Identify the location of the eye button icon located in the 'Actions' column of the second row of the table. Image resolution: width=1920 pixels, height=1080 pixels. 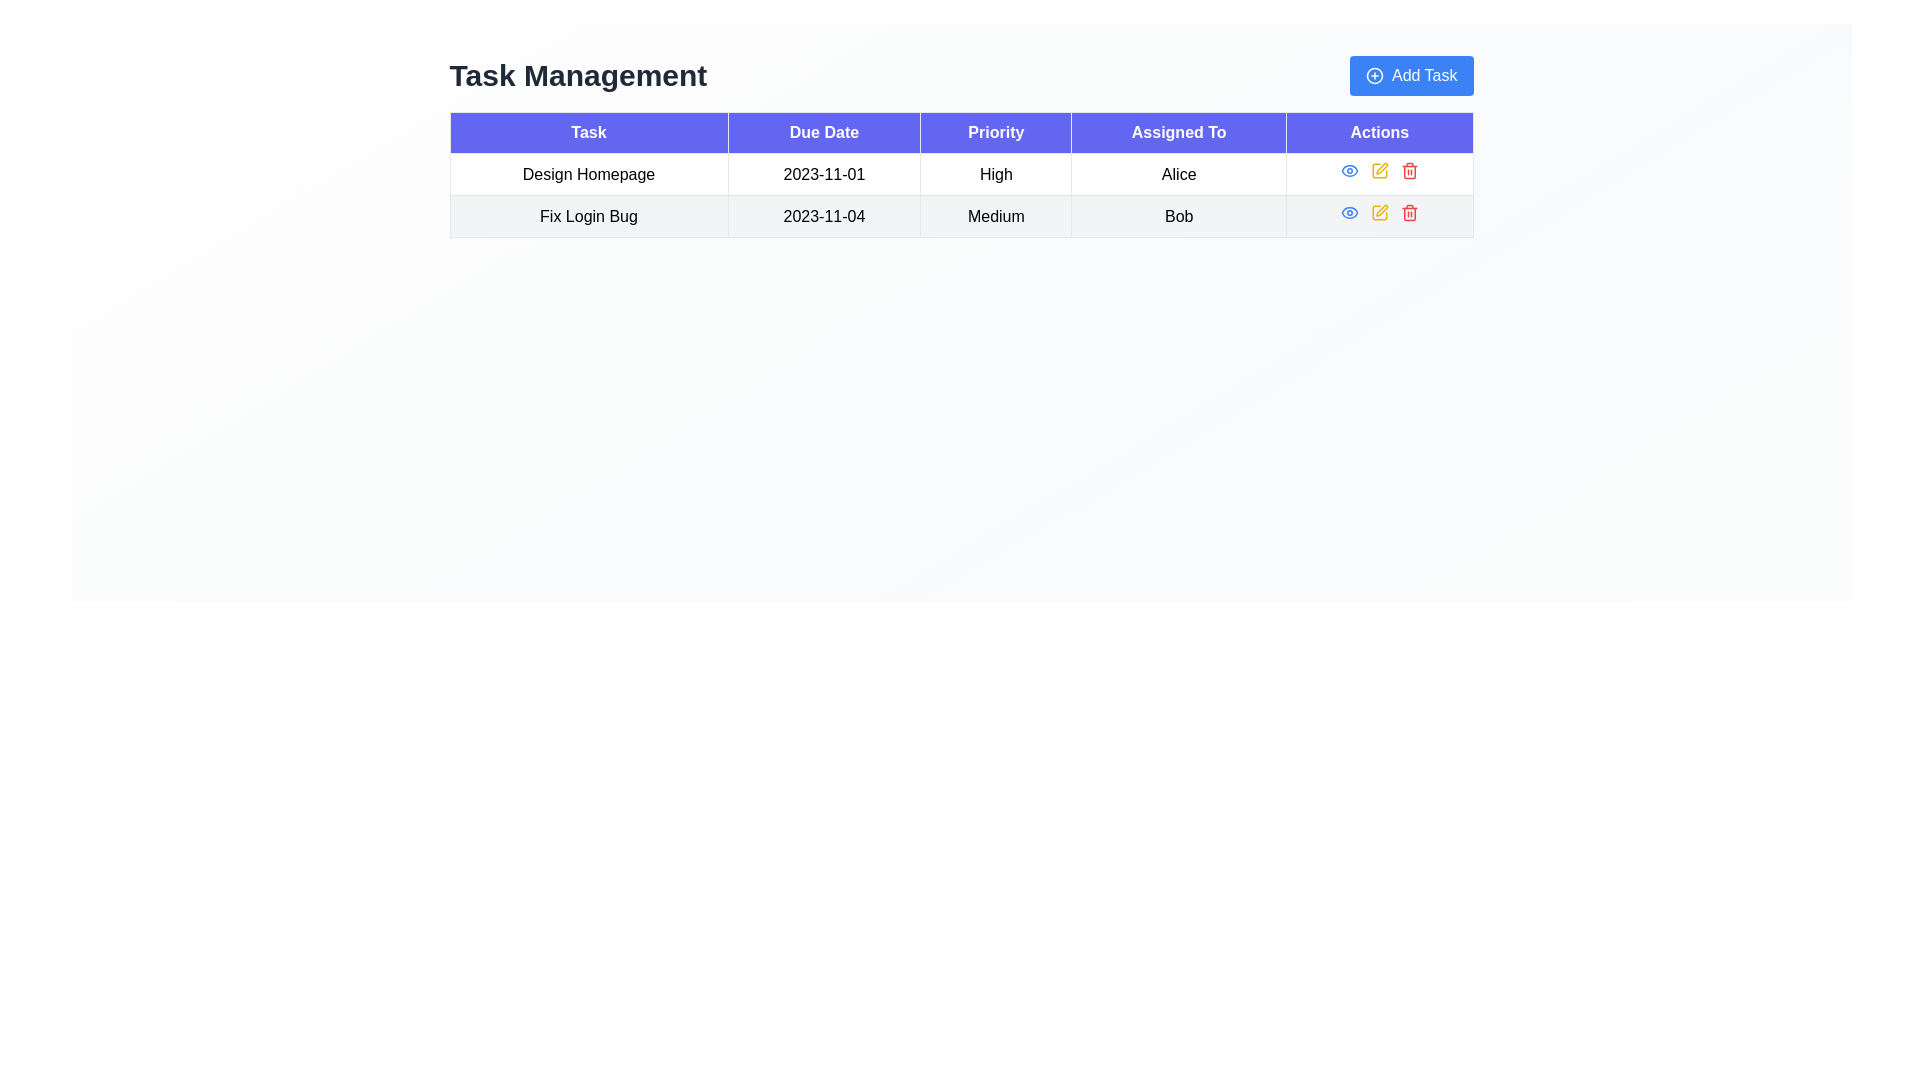
(1349, 169).